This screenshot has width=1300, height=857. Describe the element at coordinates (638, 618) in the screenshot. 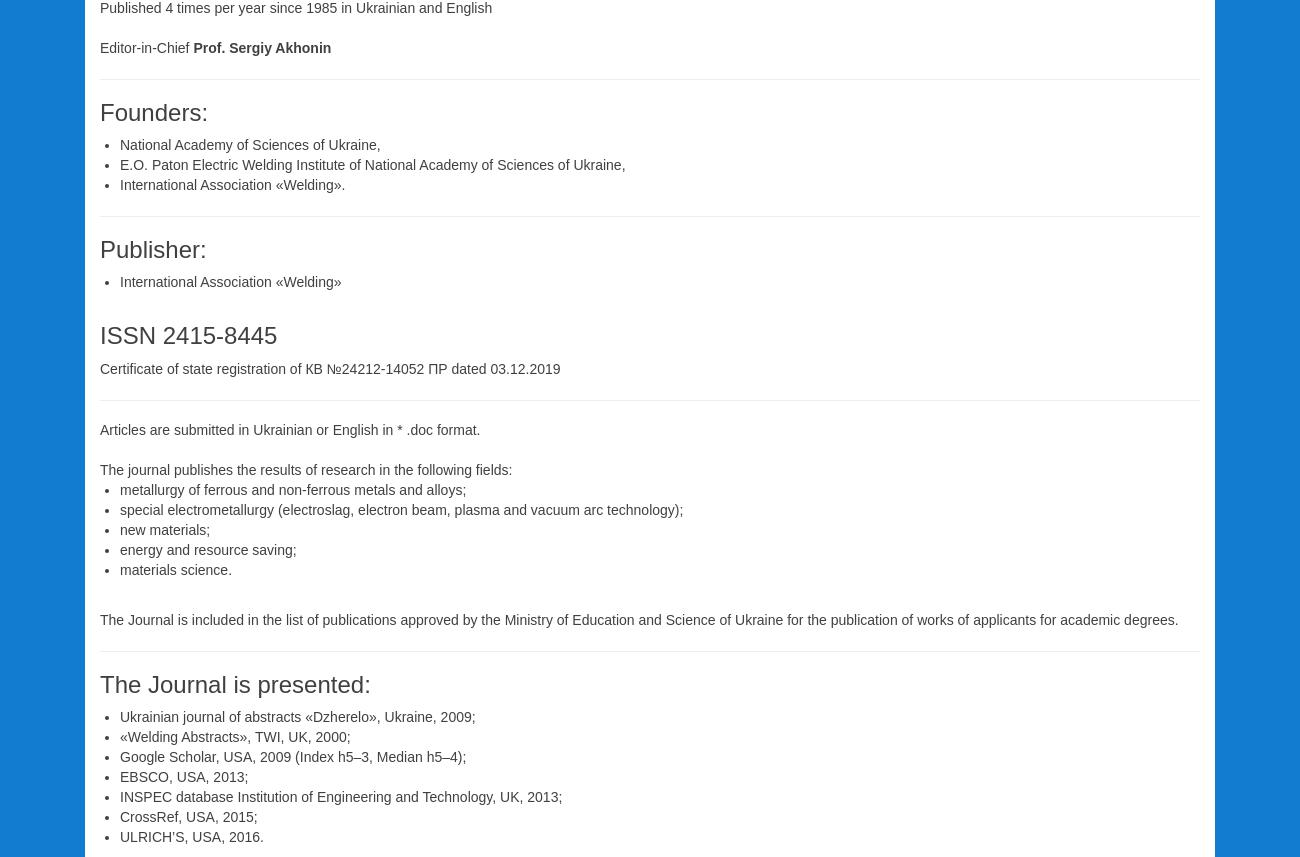

I see `'The Journal is included in the list of publications approved by 
the Ministry of Education and Science of Ukraine 
for the publication of works of applicants for academic degrees.'` at that location.